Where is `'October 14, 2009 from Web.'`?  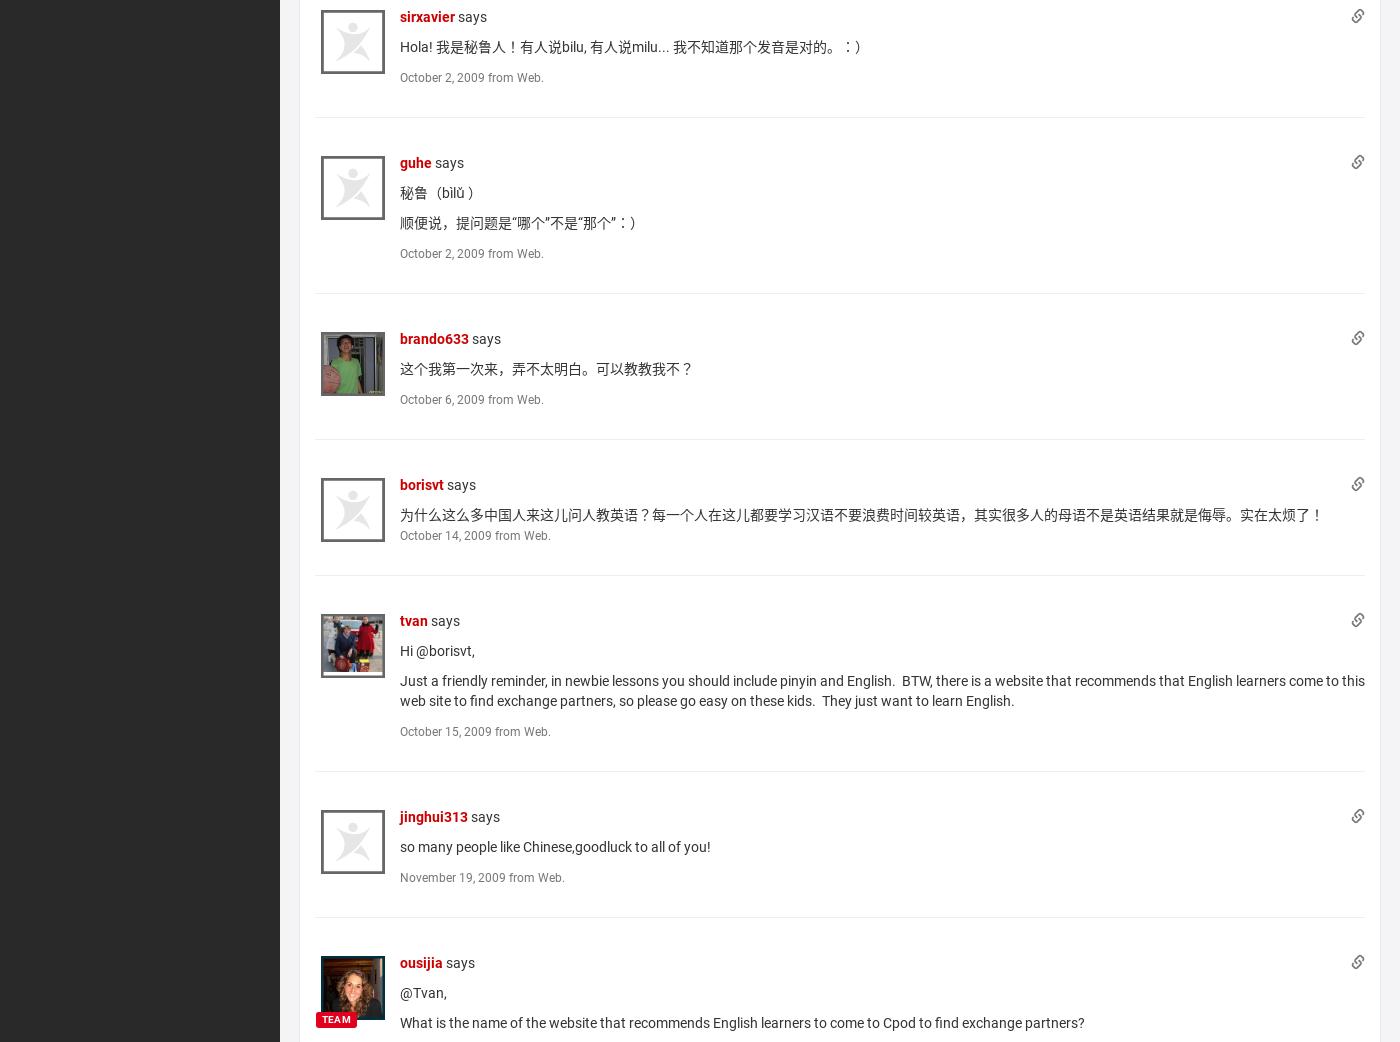 'October 14, 2009 from Web.' is located at coordinates (398, 533).